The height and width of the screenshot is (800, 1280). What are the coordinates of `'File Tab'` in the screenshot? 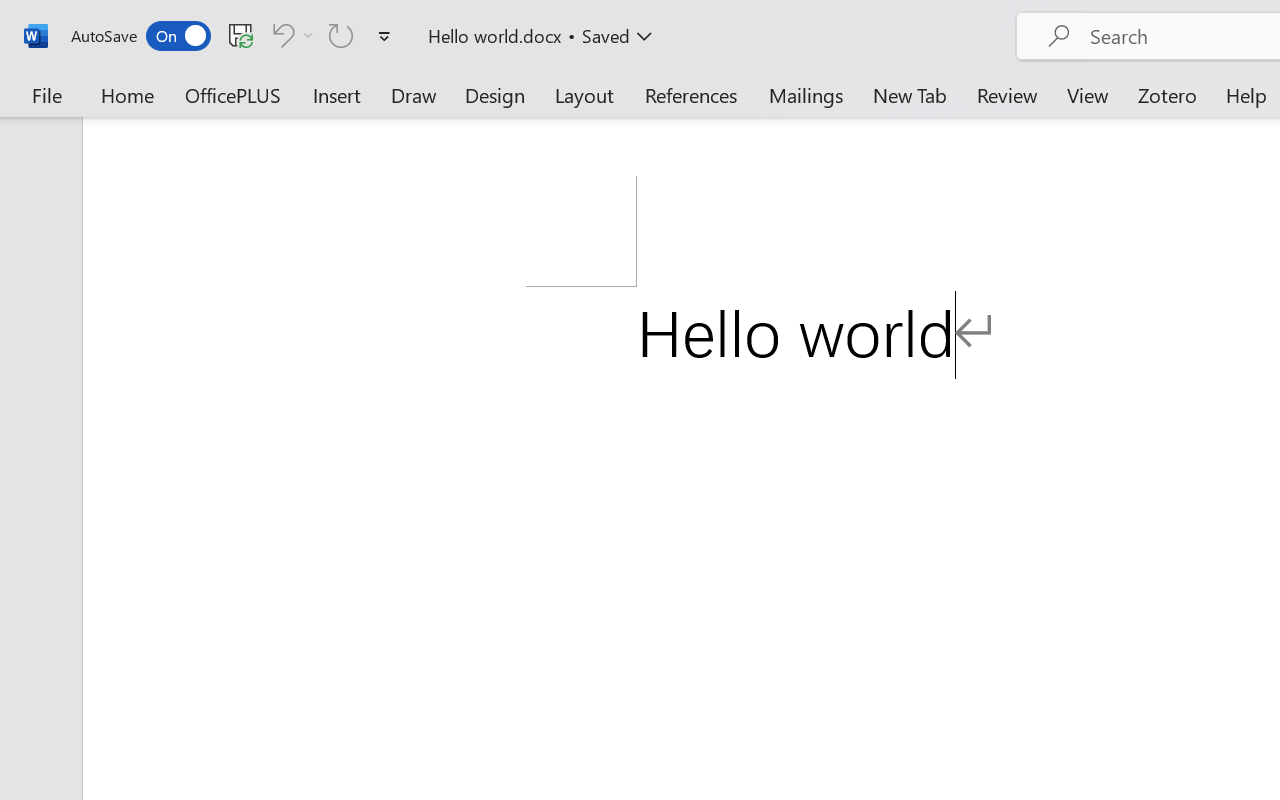 It's located at (46, 94).